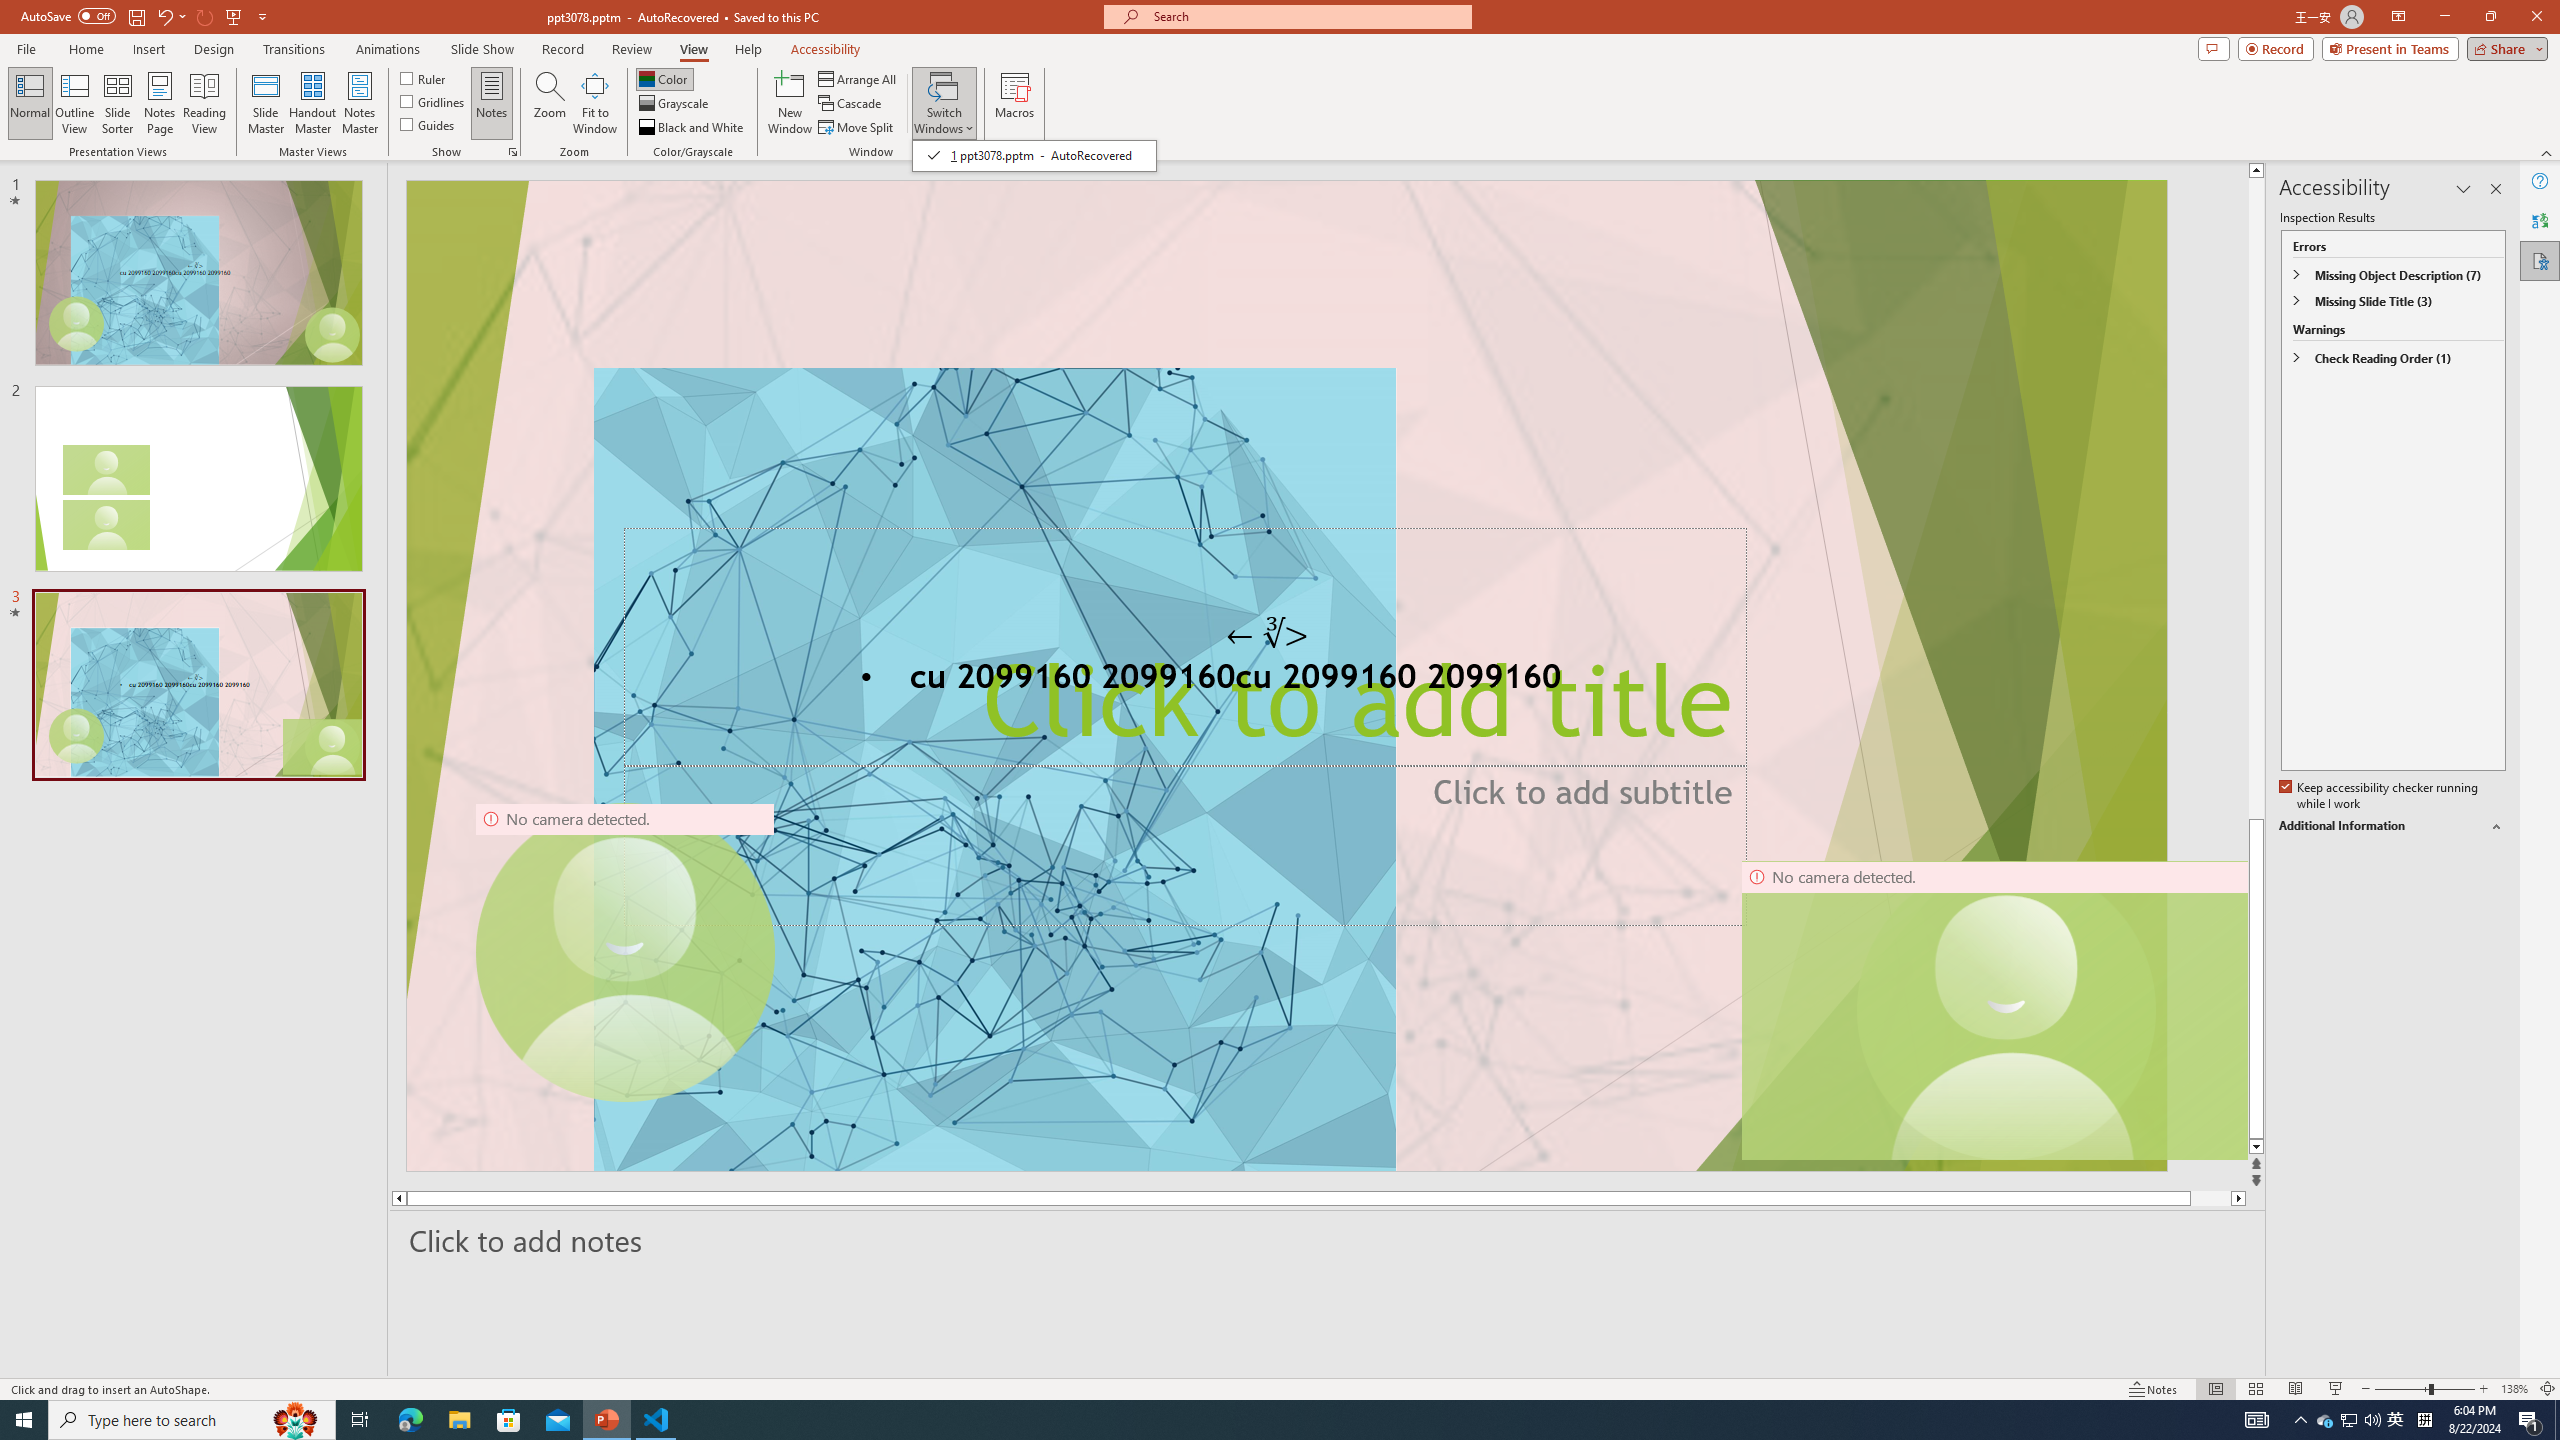 This screenshot has width=2560, height=1440. What do you see at coordinates (1284, 679) in the screenshot?
I see `'TextBox 61'` at bounding box center [1284, 679].